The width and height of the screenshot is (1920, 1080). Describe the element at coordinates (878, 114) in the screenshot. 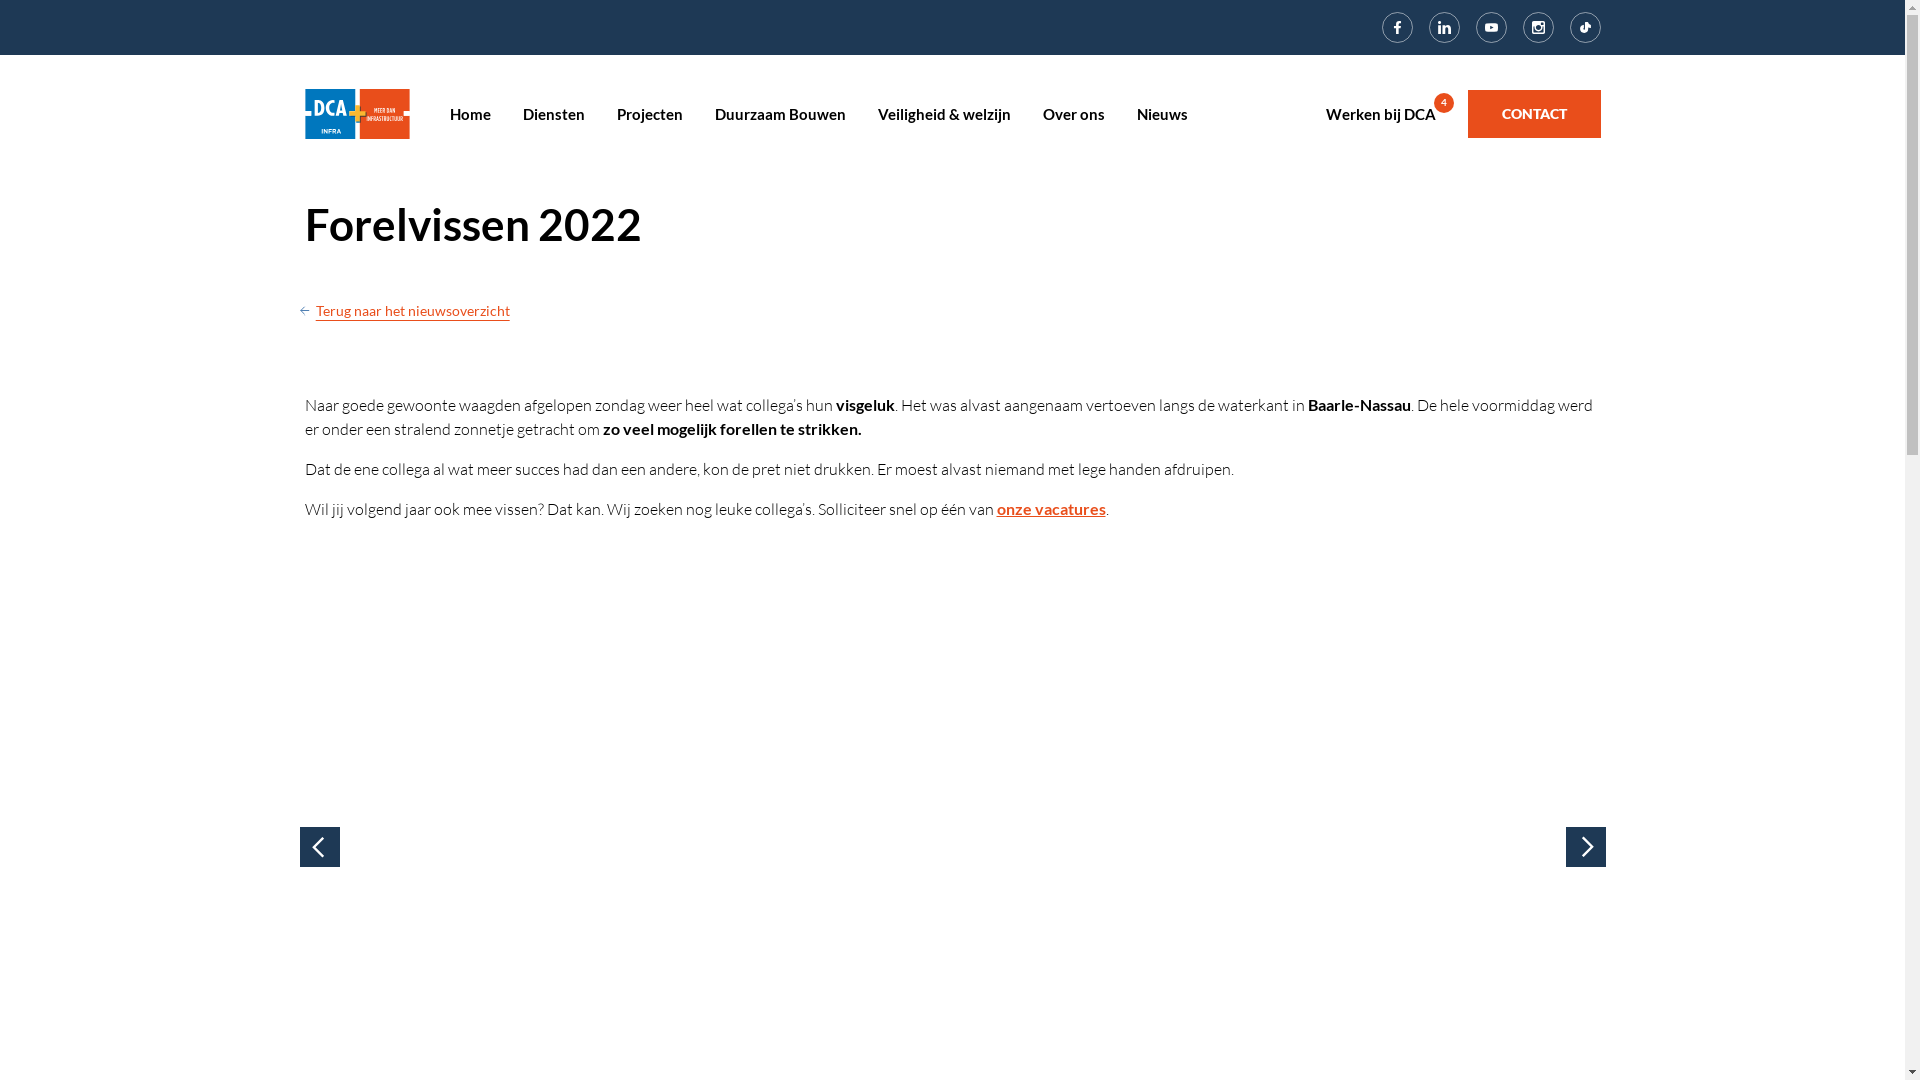

I see `'Veiligheid & welzijn'` at that location.